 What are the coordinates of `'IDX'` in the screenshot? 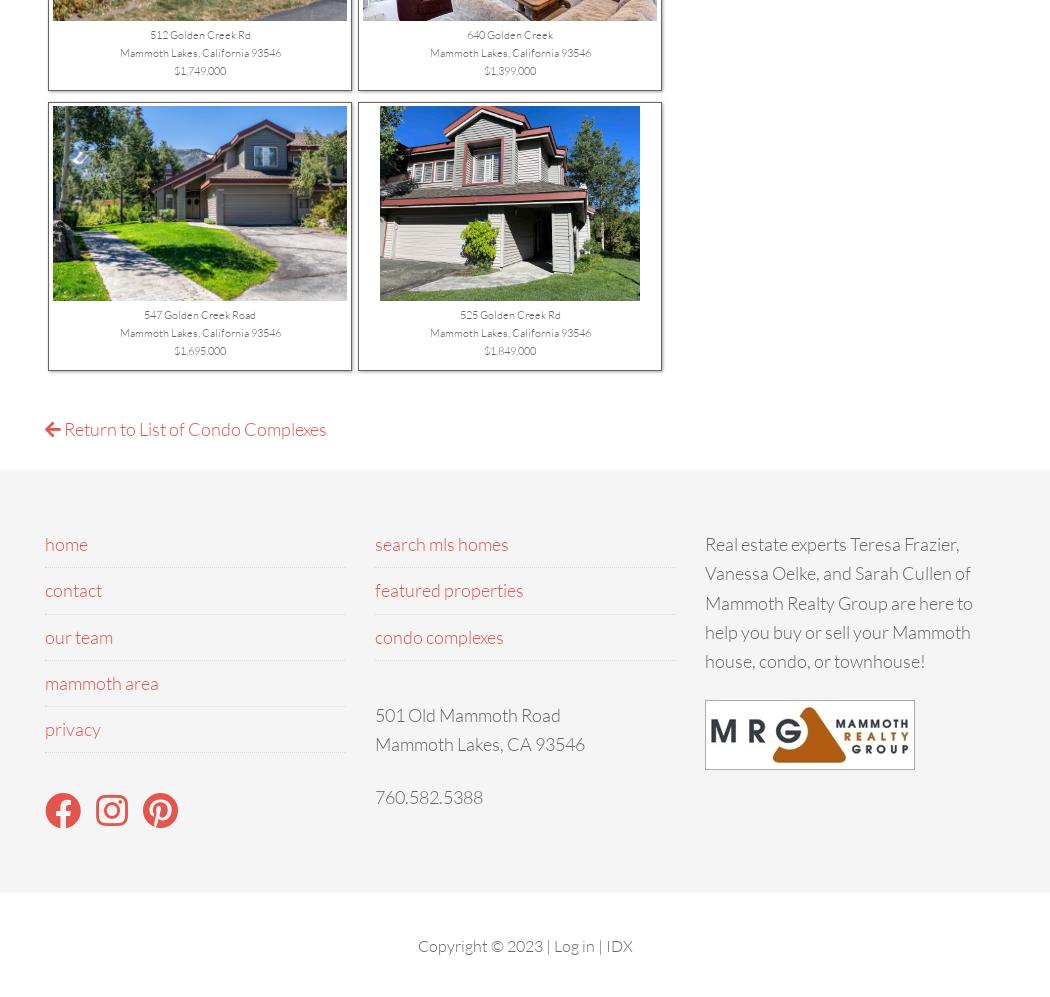 It's located at (618, 944).